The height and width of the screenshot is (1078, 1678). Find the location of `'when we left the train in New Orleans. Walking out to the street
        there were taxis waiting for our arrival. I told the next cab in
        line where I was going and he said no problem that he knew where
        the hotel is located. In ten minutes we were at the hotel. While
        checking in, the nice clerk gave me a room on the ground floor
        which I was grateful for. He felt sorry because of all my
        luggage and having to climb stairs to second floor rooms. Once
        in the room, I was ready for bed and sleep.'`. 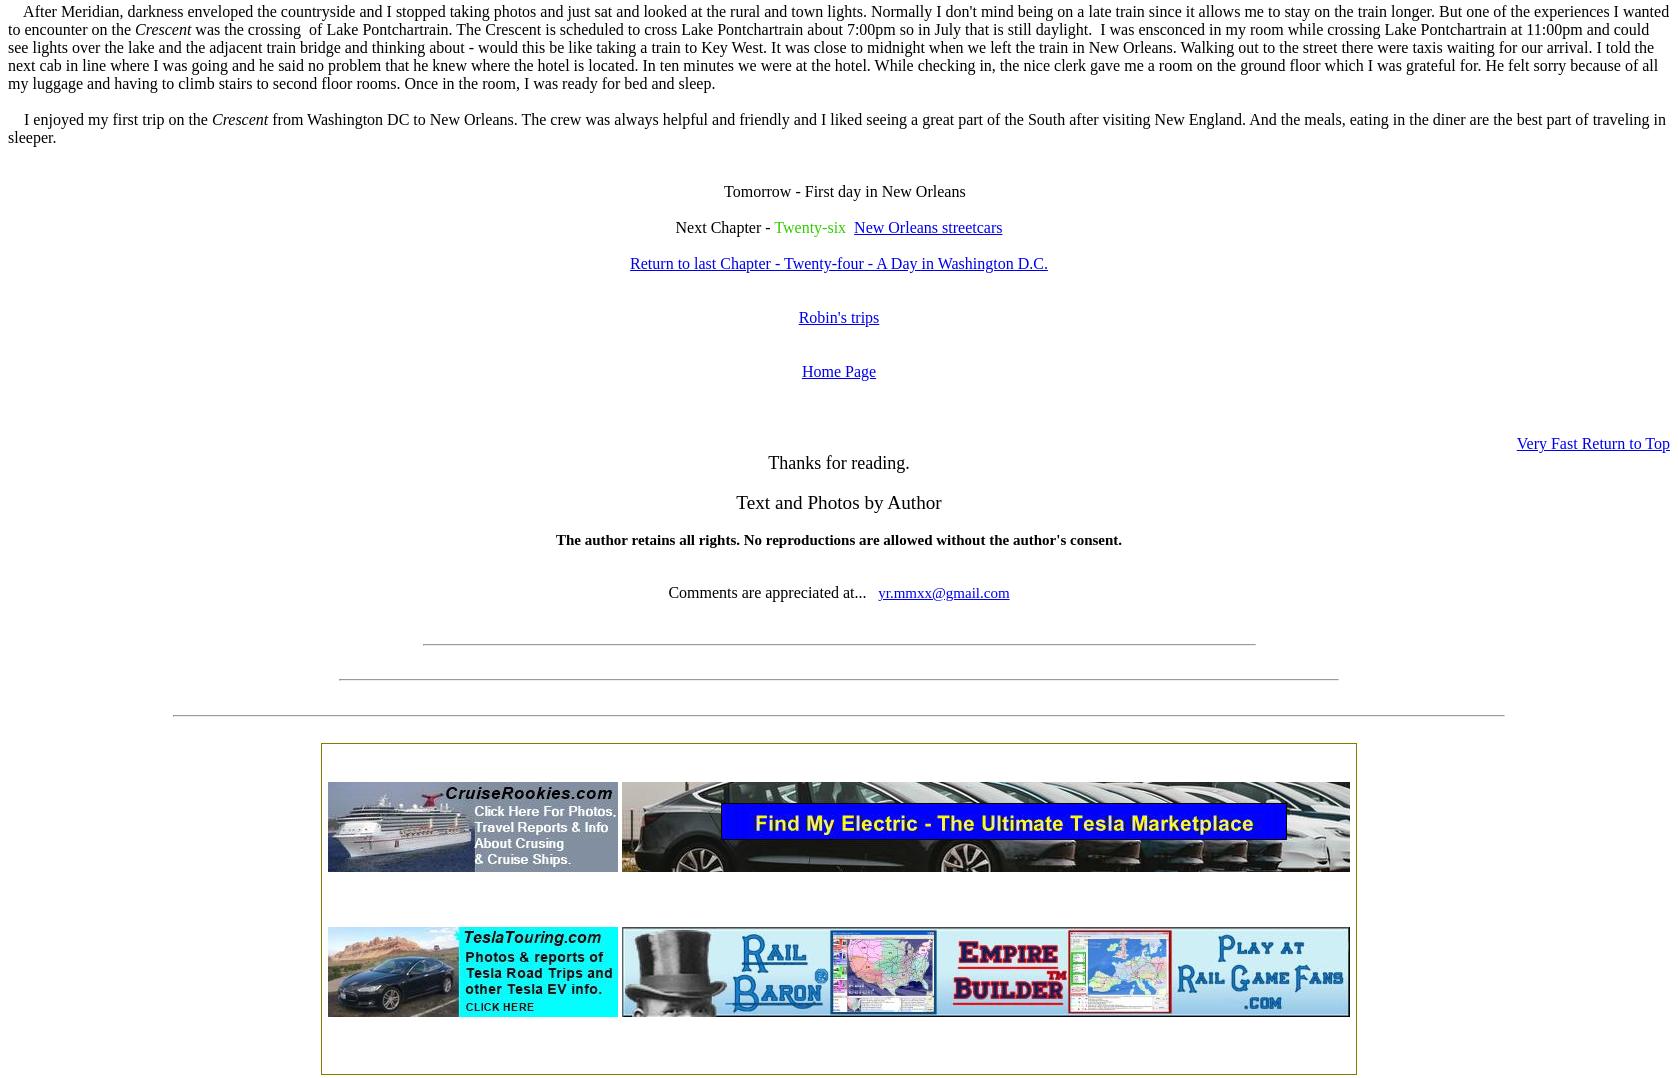

'when we left the train in New Orleans. Walking out to the street
        there were taxis waiting for our arrival. I told the next cab in
        line where I was going and he said no problem that he knew where
        the hotel is located. In ten minutes we were at the hotel. While
        checking in, the nice clerk gave me a room on the ground floor
        which I was grateful for. He felt sorry because of all my
        luggage and having to climb stairs to second floor rooms. Once
        in the room, I was ready for bed and sleep.' is located at coordinates (831, 65).